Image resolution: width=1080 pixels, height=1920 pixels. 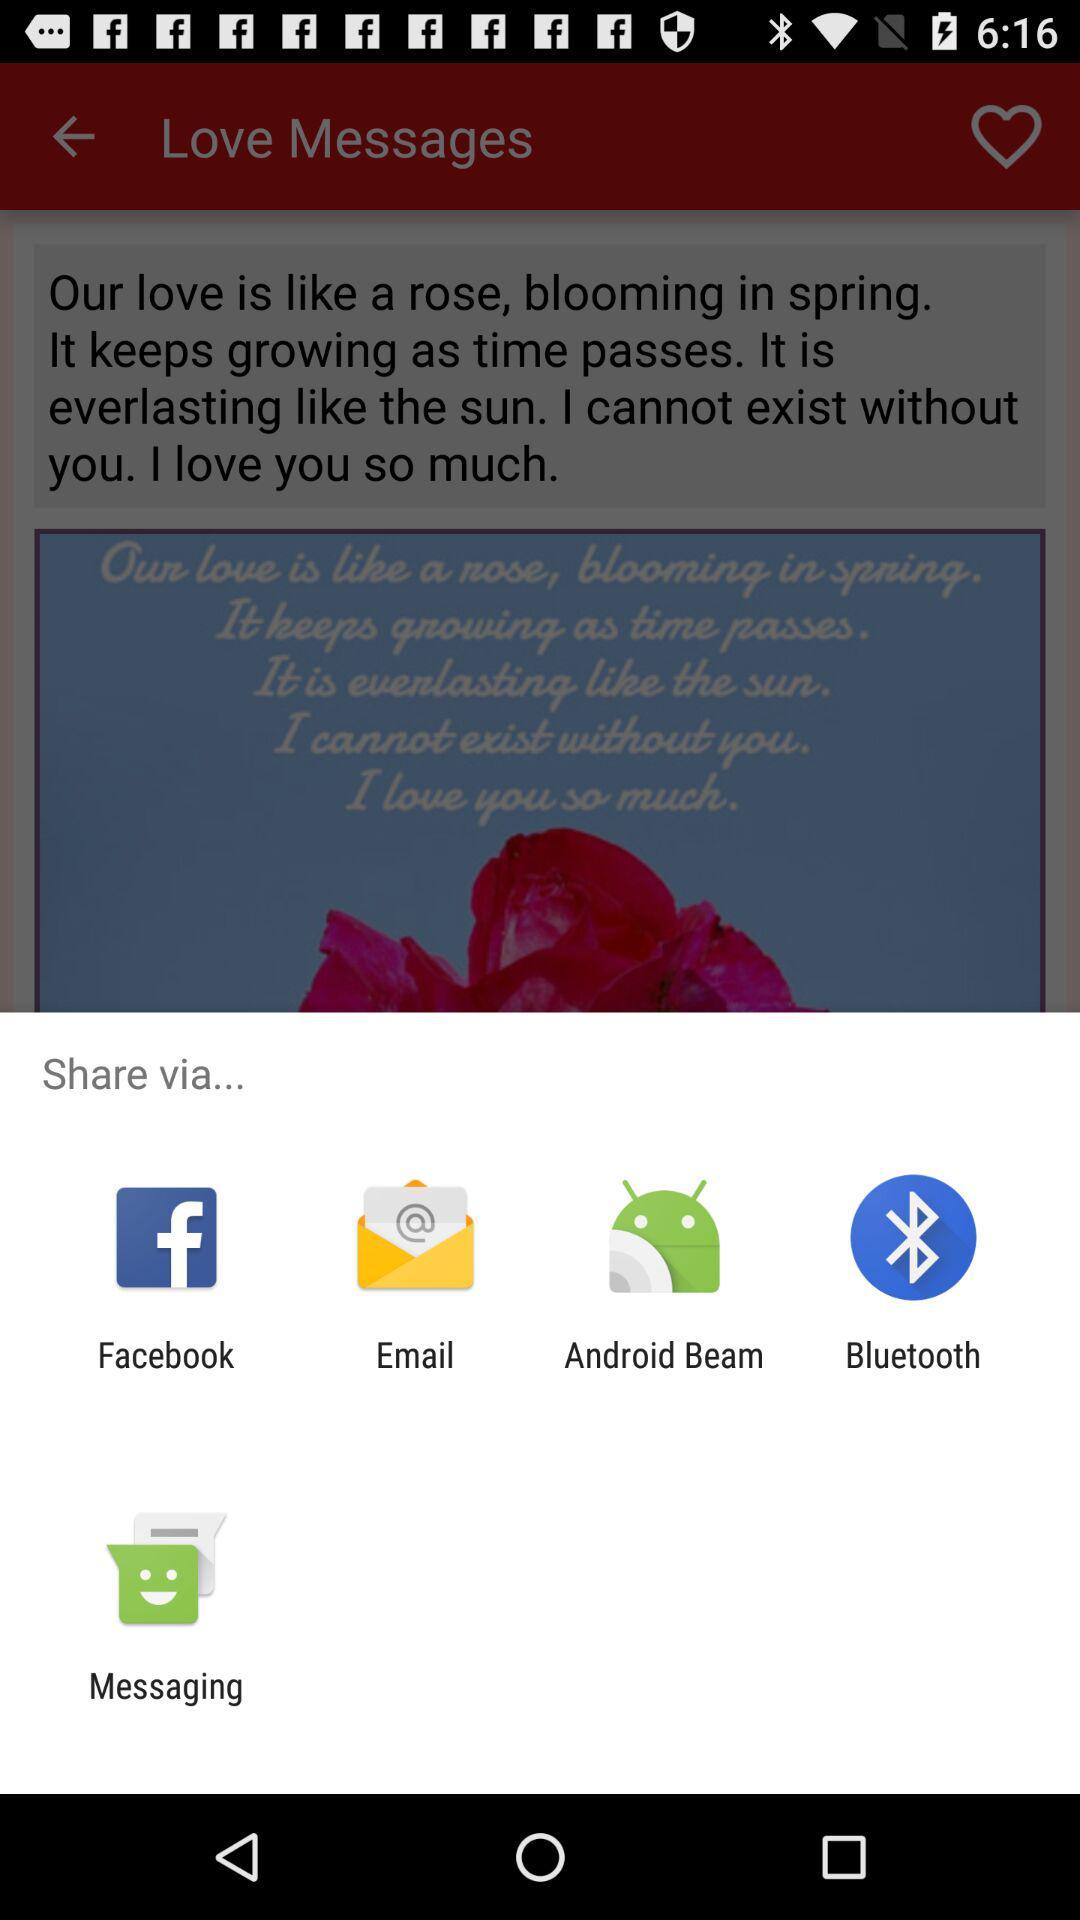 I want to click on the item to the right of android beam, so click(x=913, y=1374).